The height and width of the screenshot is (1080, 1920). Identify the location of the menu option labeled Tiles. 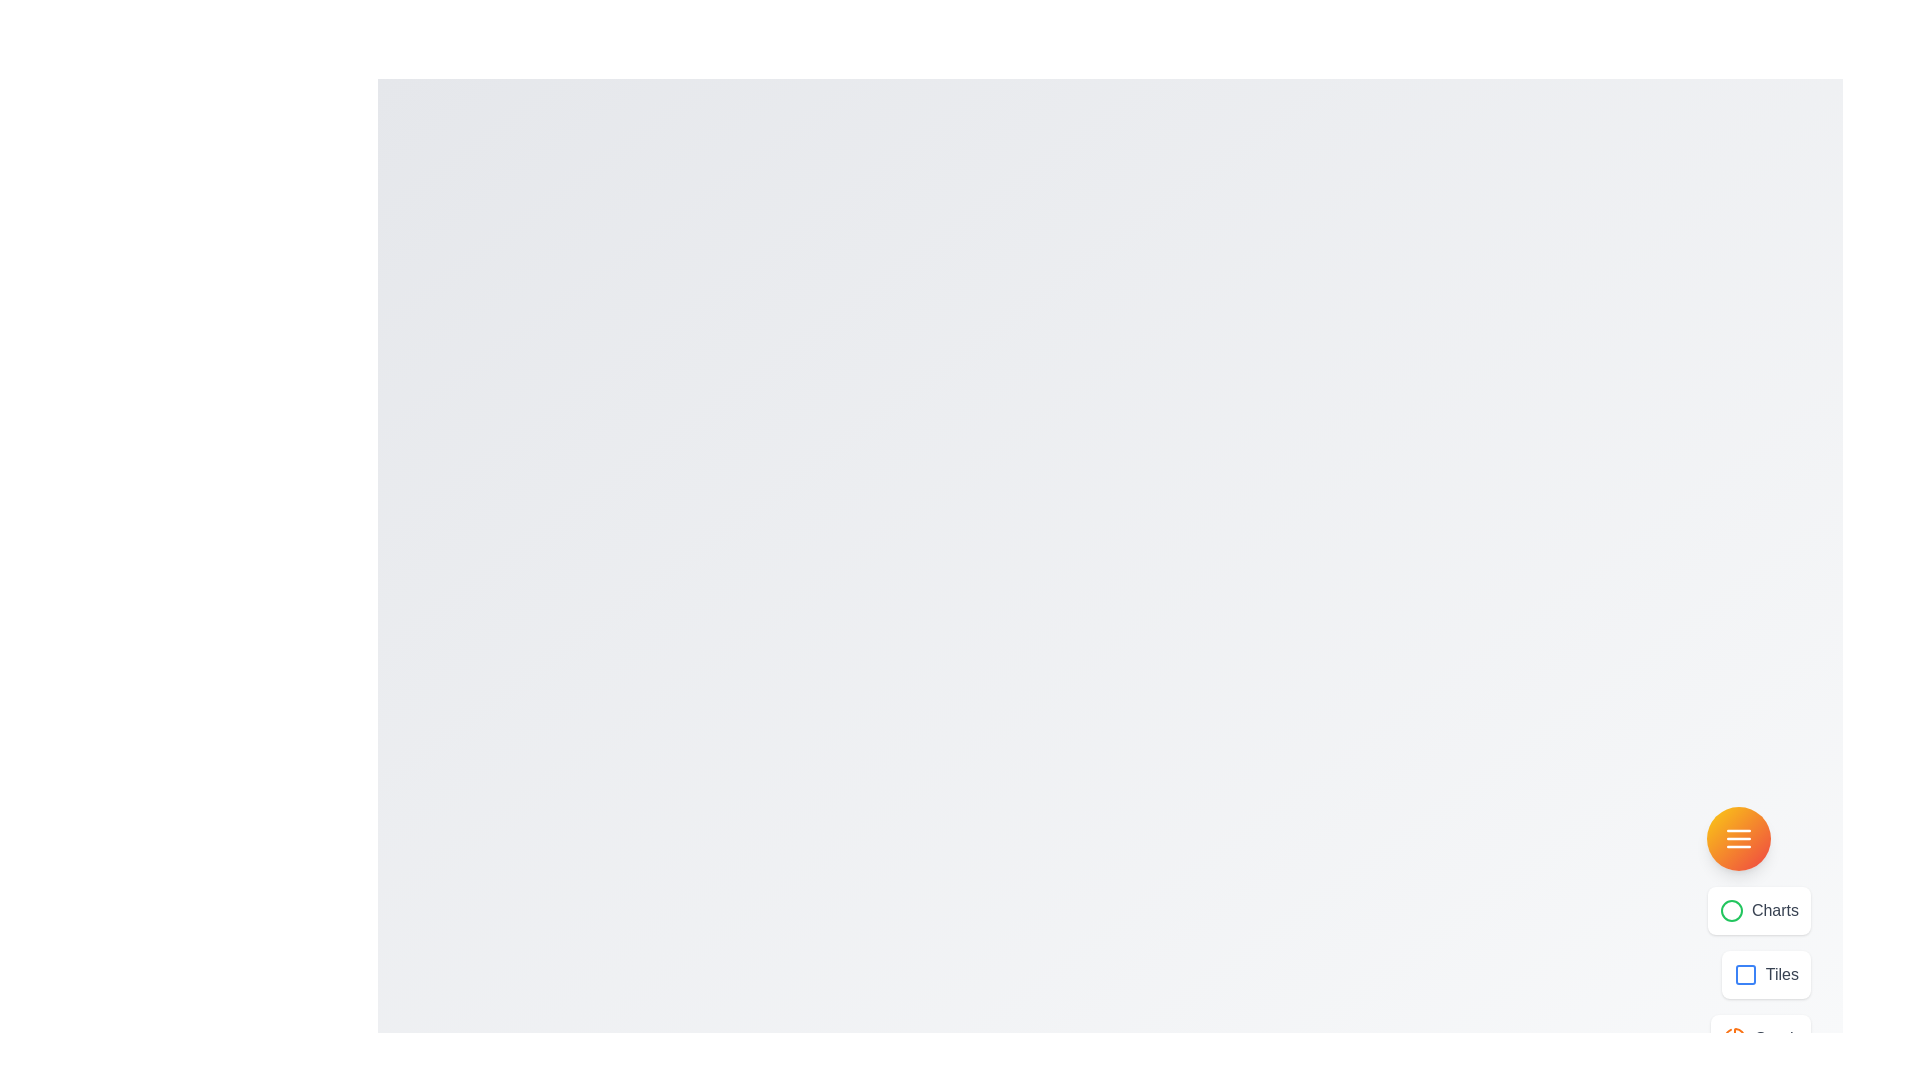
(1766, 974).